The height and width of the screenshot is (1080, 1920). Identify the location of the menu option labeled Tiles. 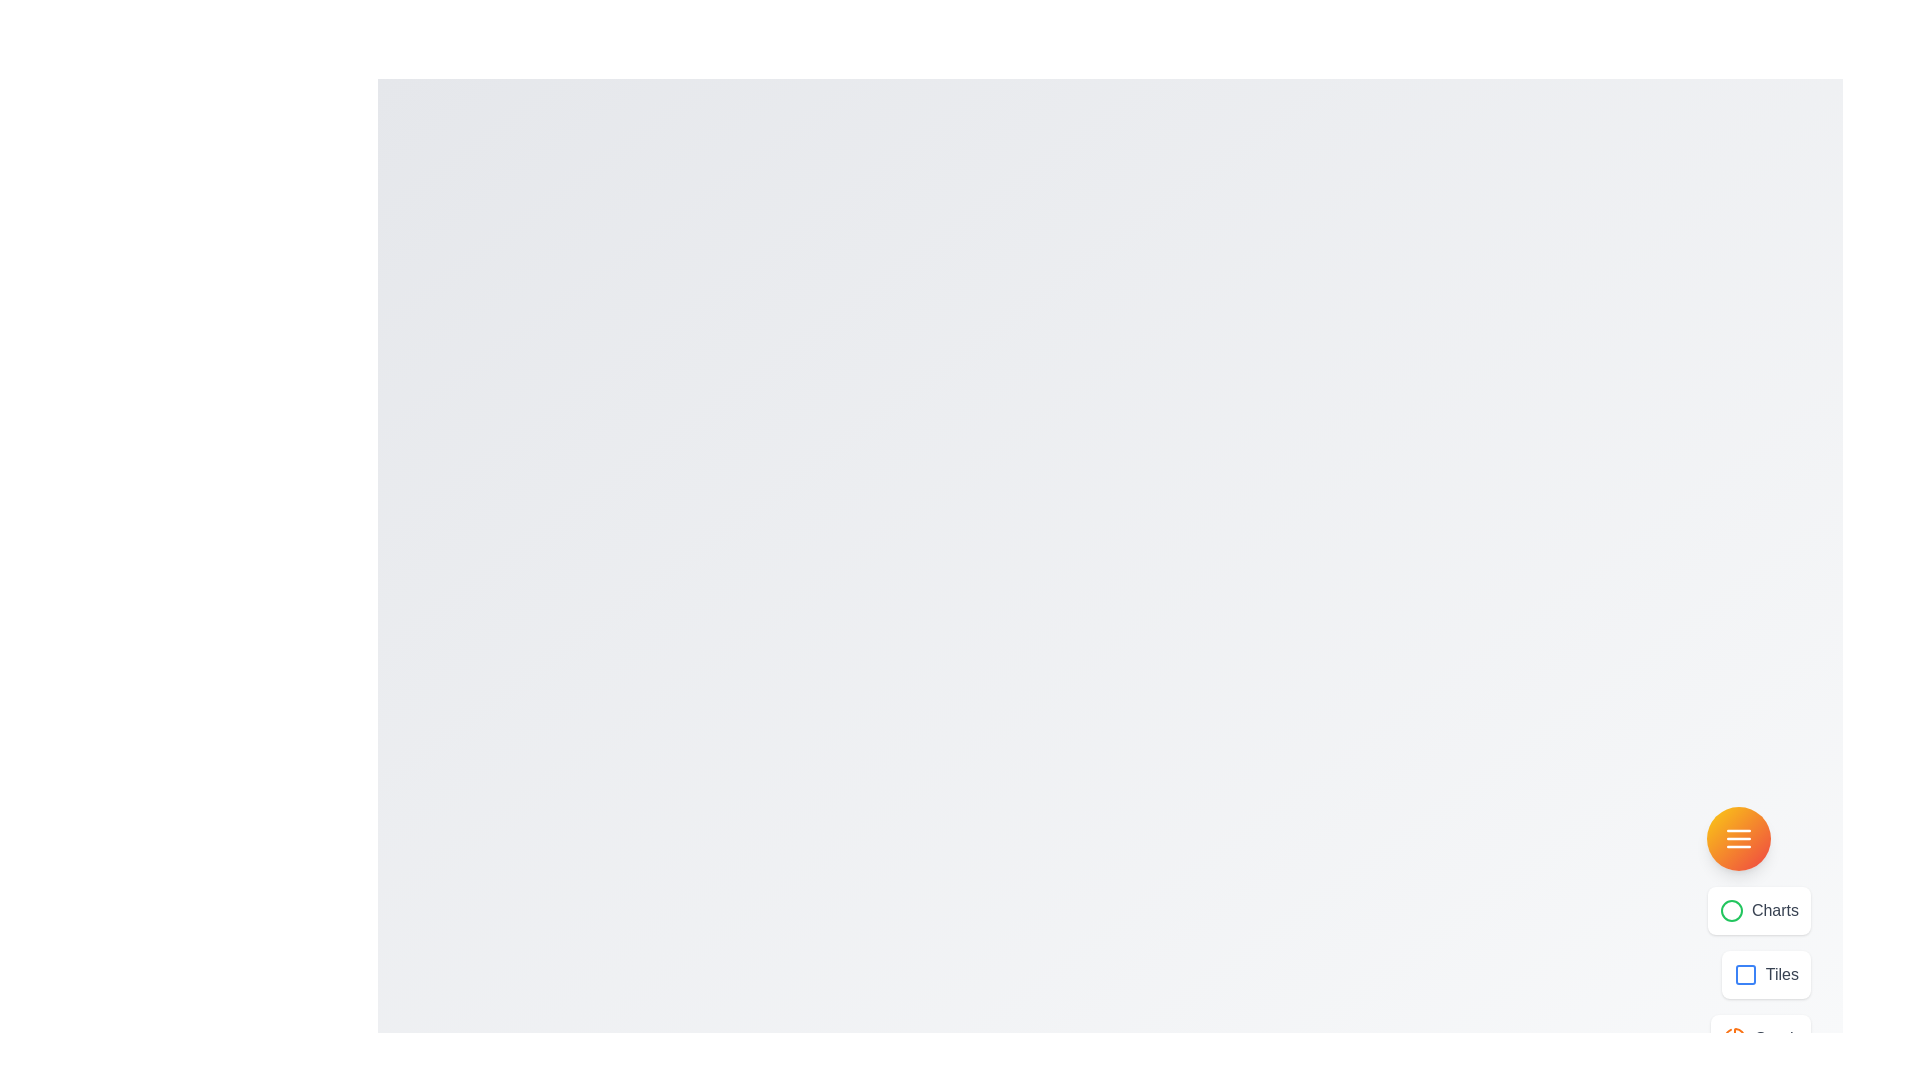
(1766, 974).